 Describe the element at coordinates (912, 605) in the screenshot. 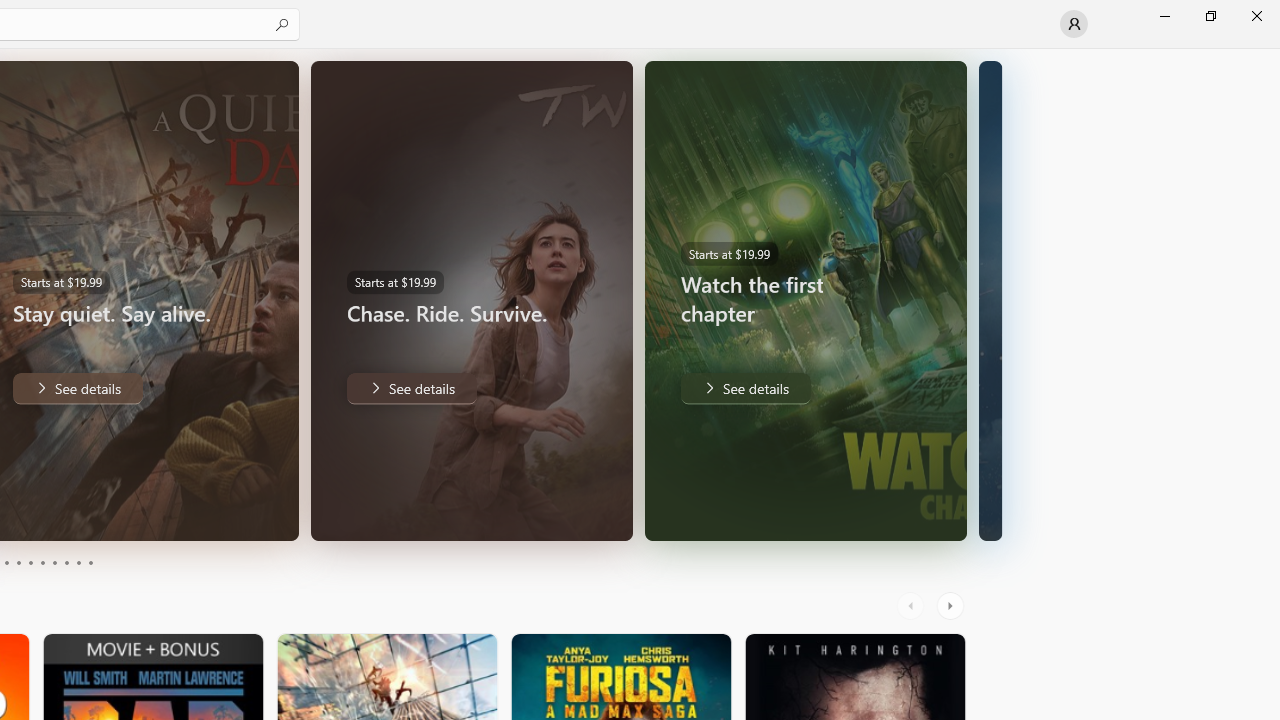

I see `'AutomationID: LeftScrollButton'` at that location.